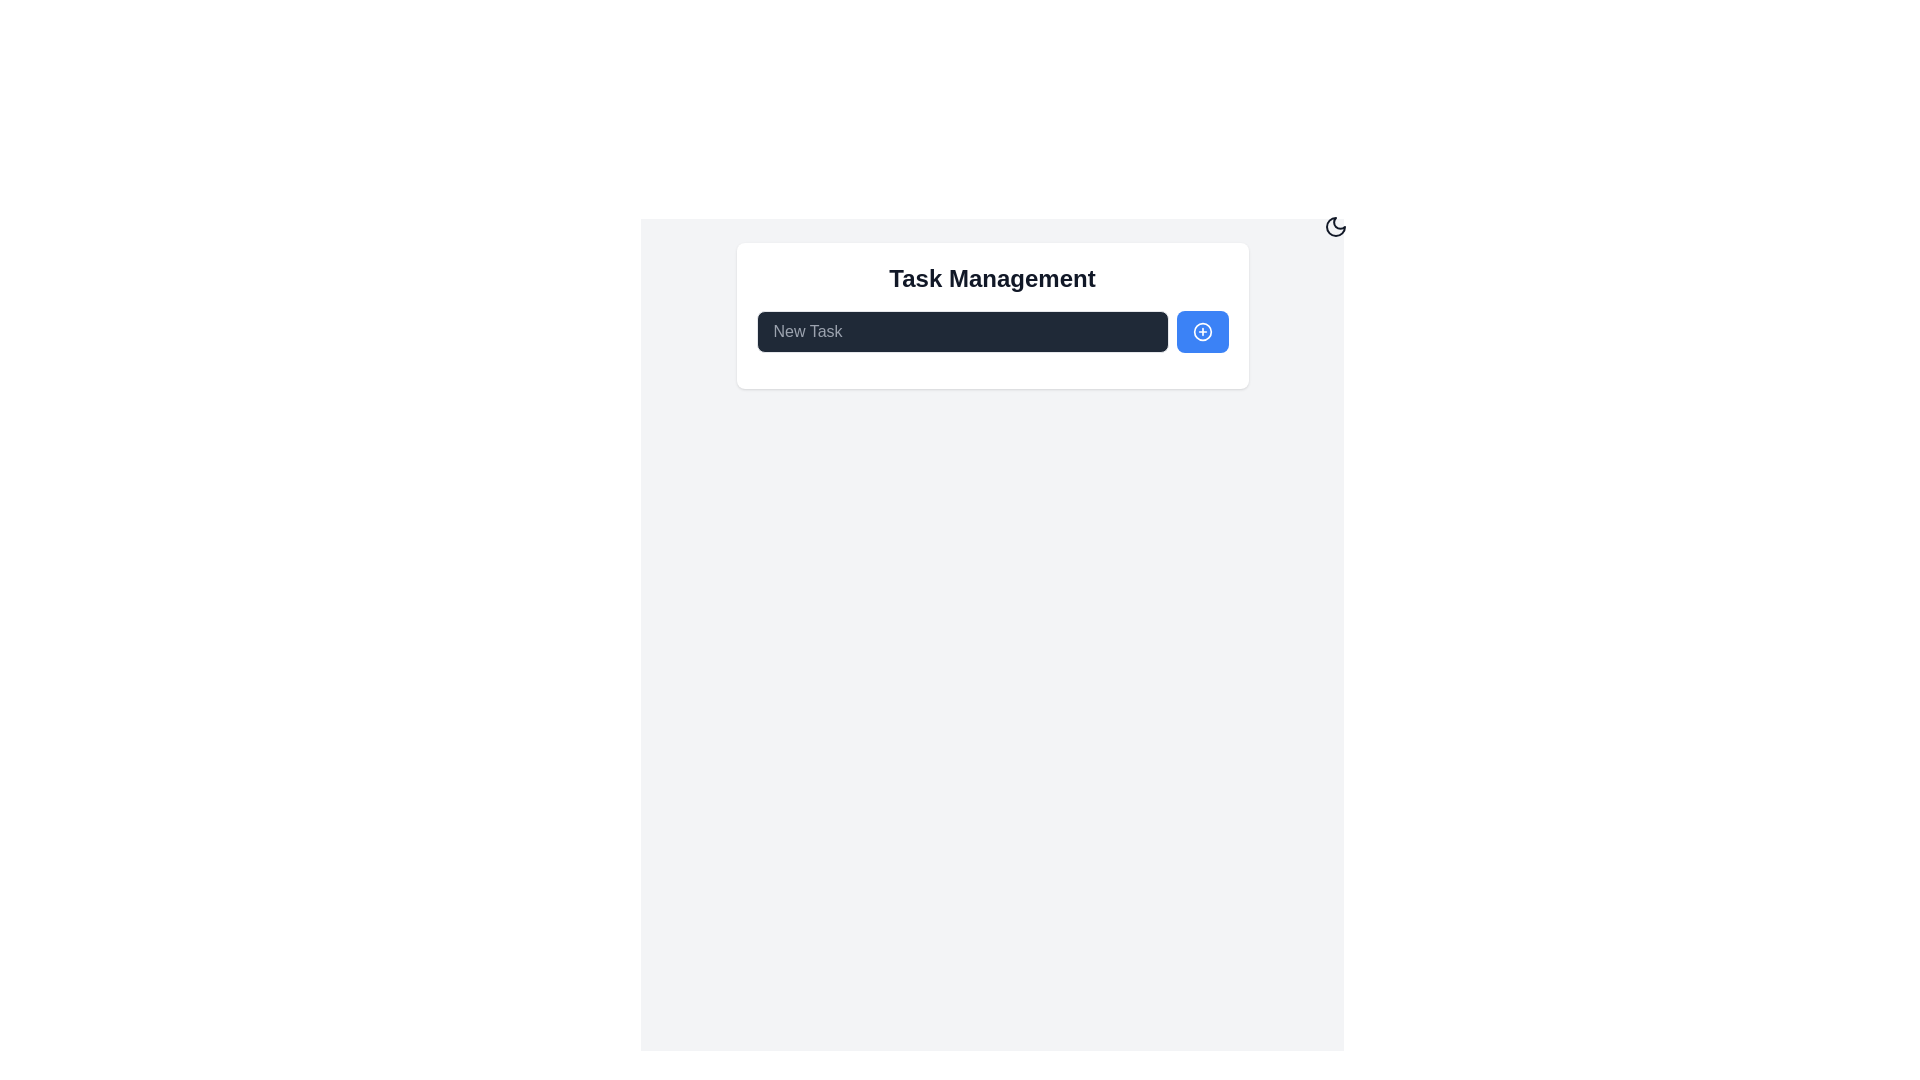 The height and width of the screenshot is (1080, 1920). I want to click on the Text Label (Heading) which serves as a descriptive heading for the section, indicating the purpose or content of the interface below, so click(992, 278).